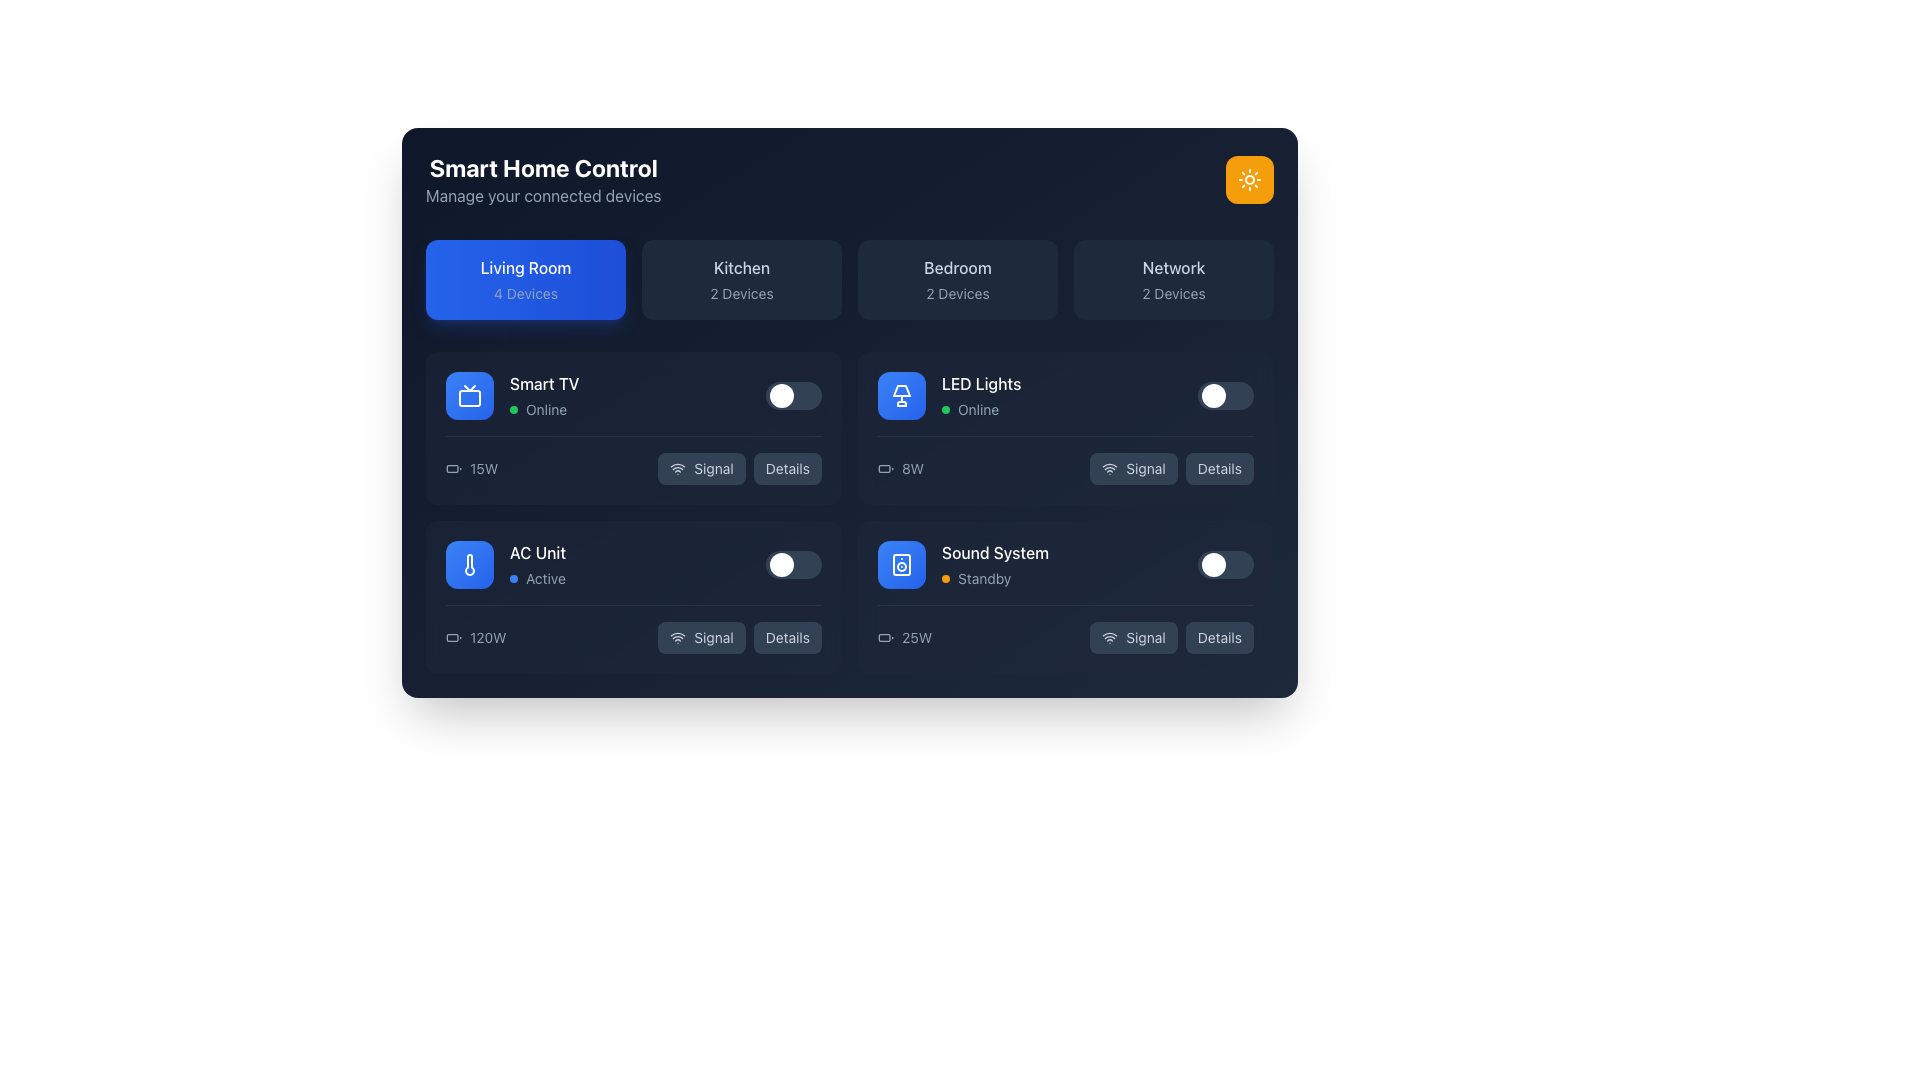 The width and height of the screenshot is (1920, 1080). I want to click on the Device status display element, which includes a lamp icon on a blue rounded square background with the text 'LED Lights' and 'Online', so click(948, 396).